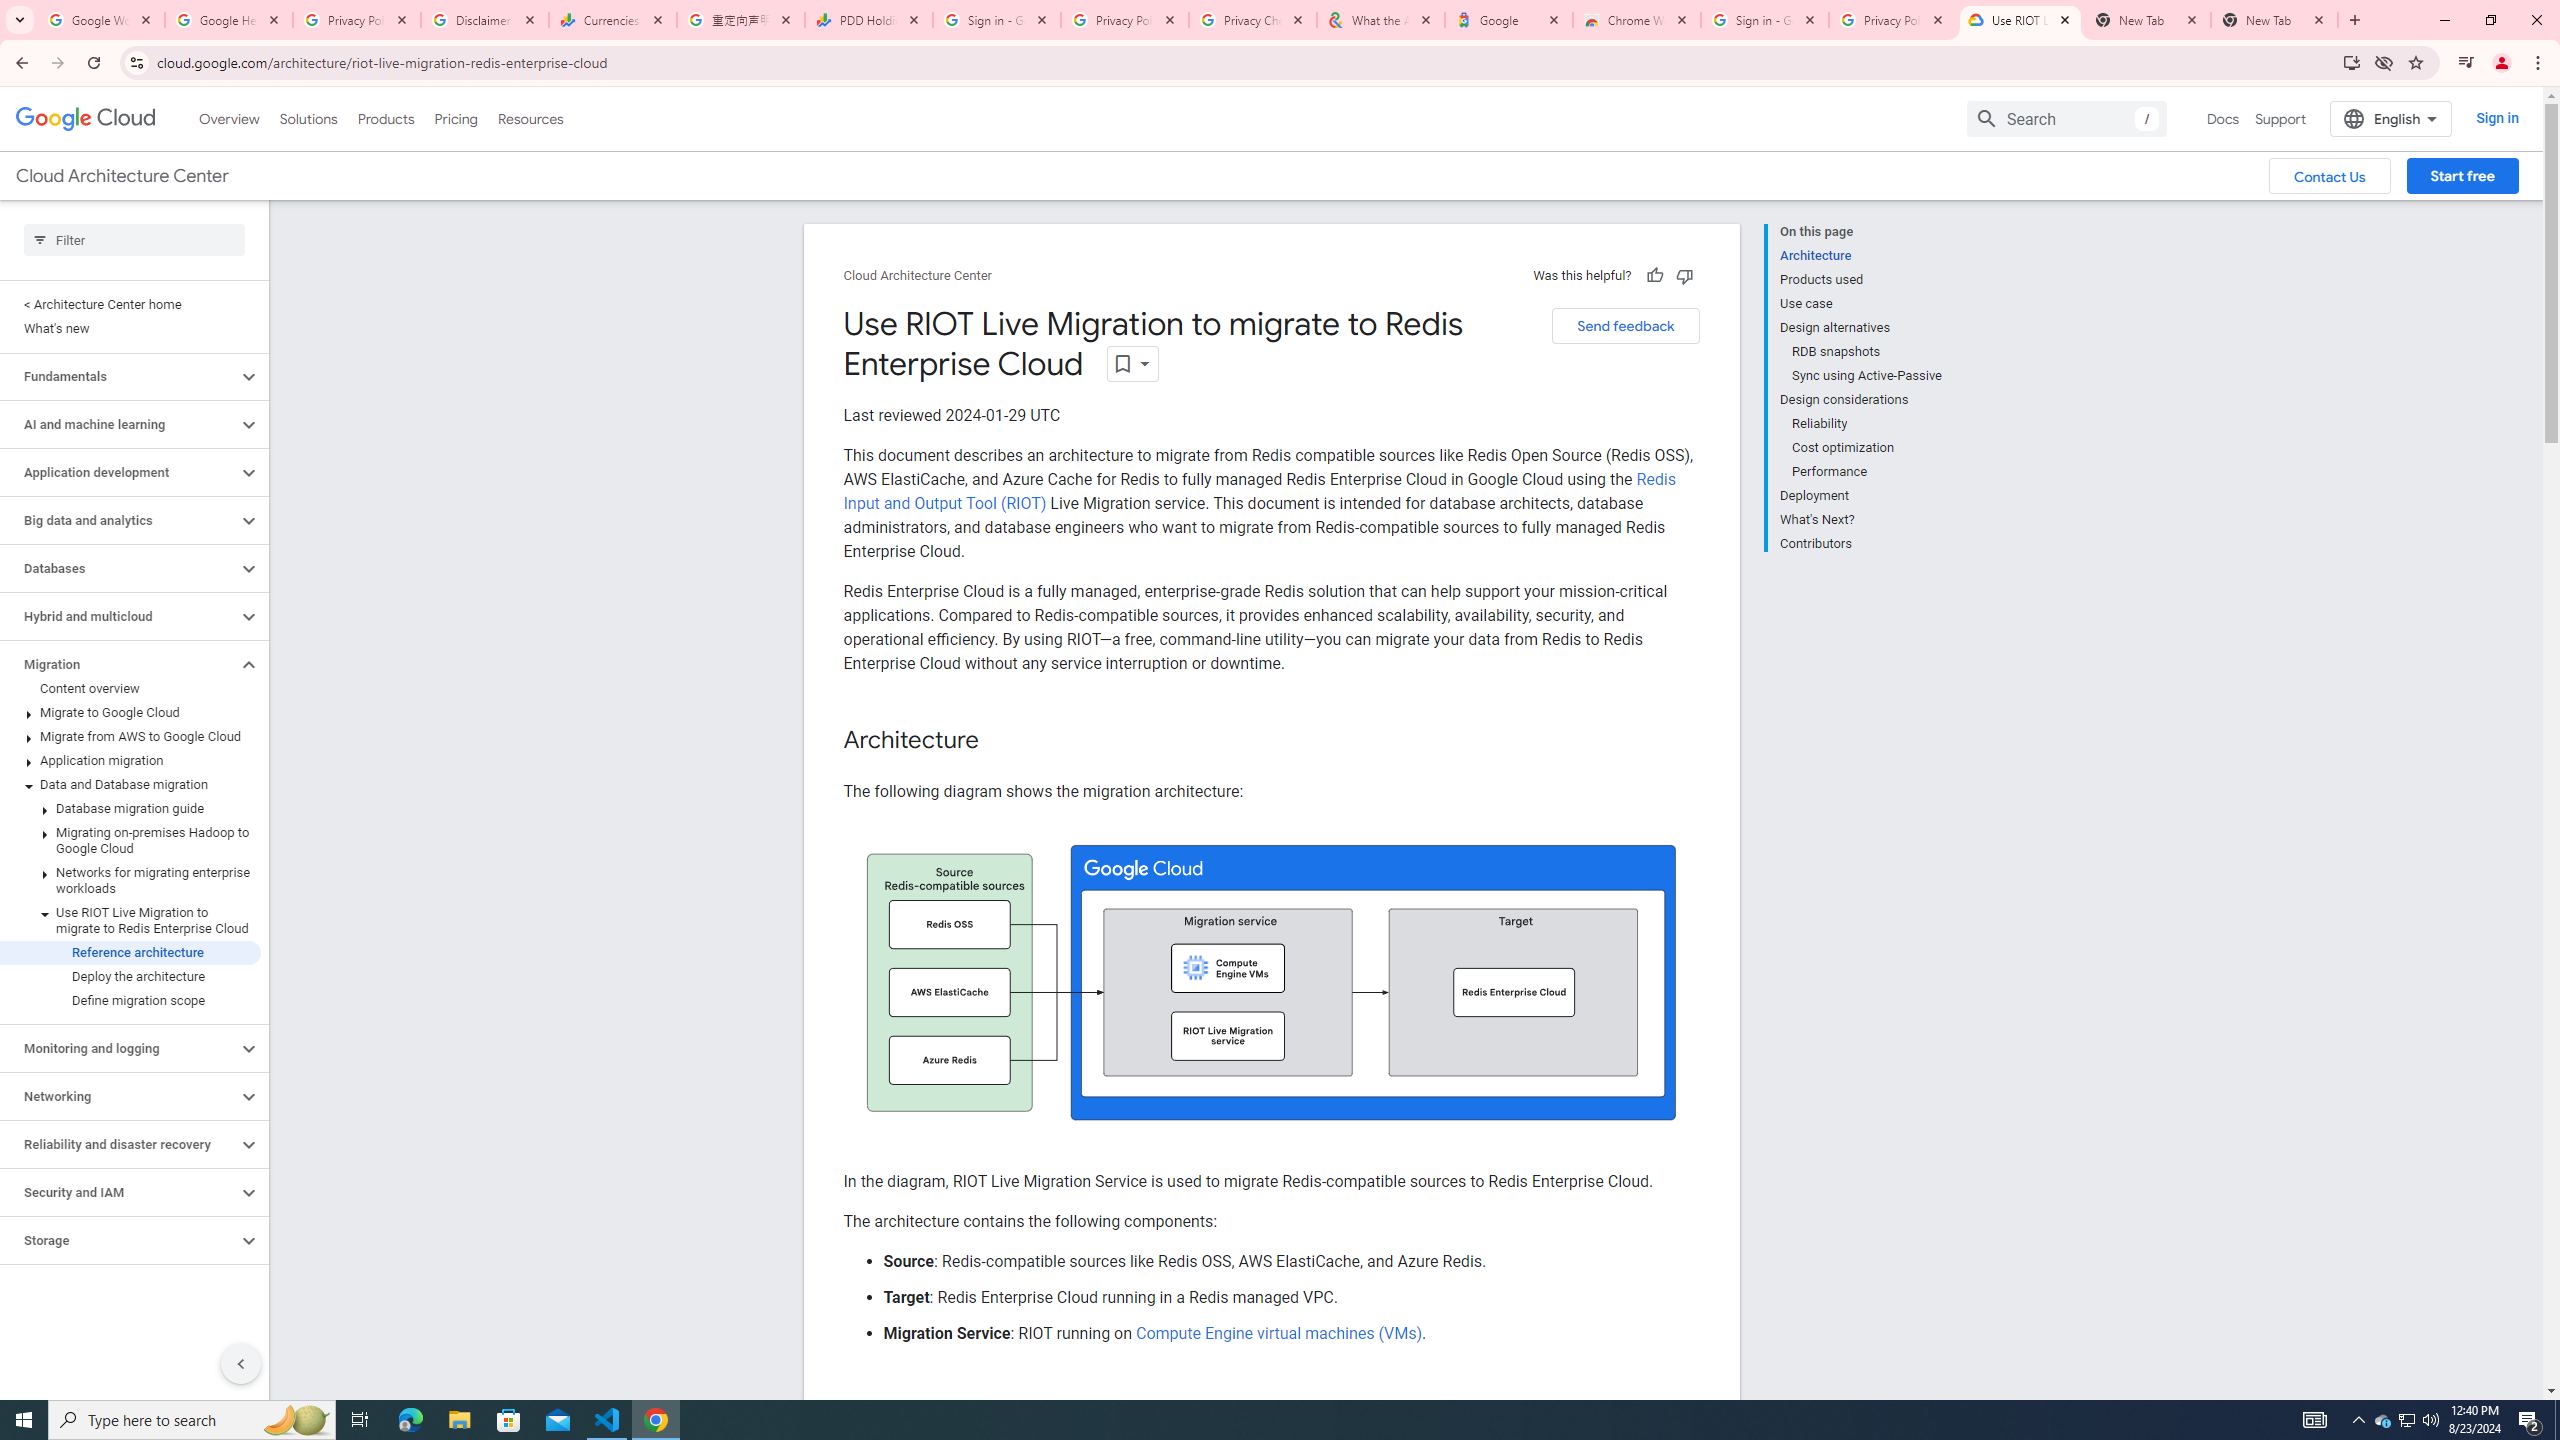 The image size is (2560, 1440). I want to click on 'Use case', so click(1860, 302).